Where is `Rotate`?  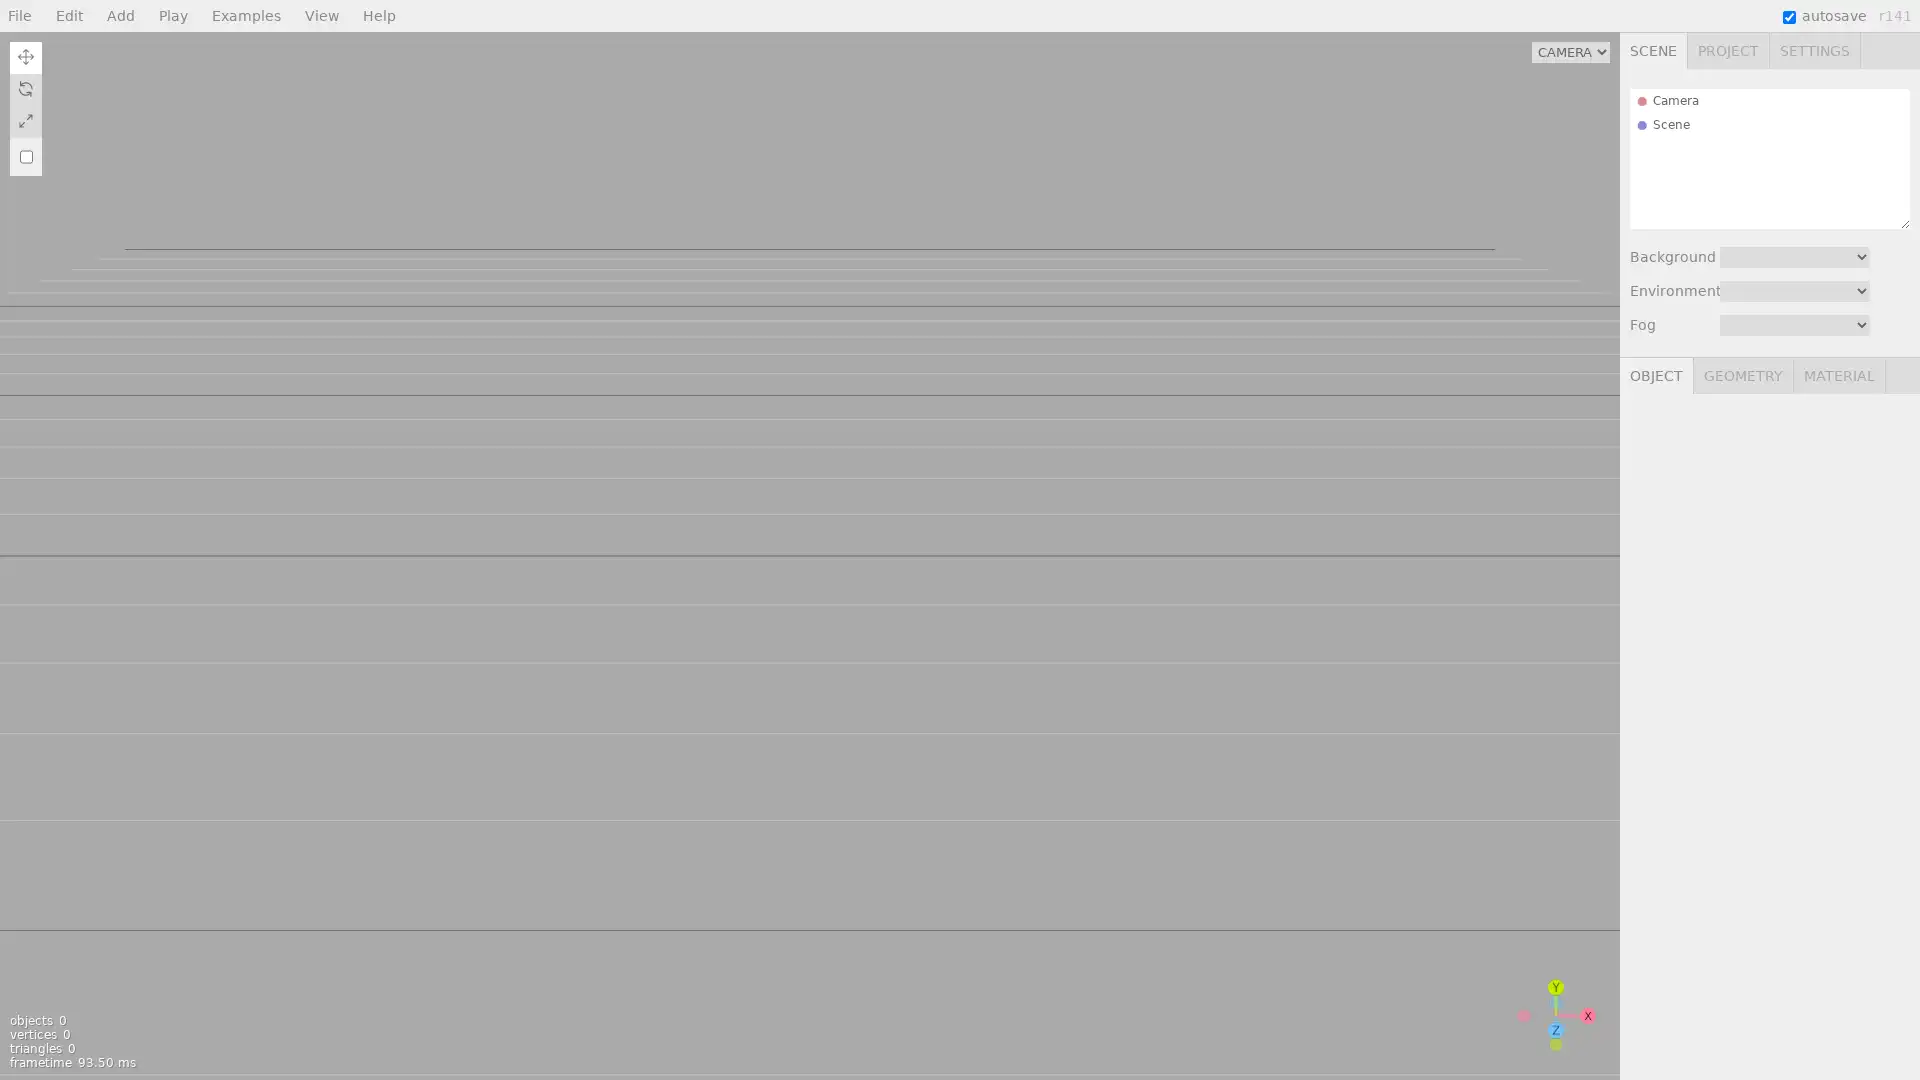 Rotate is located at coordinates (25, 88).